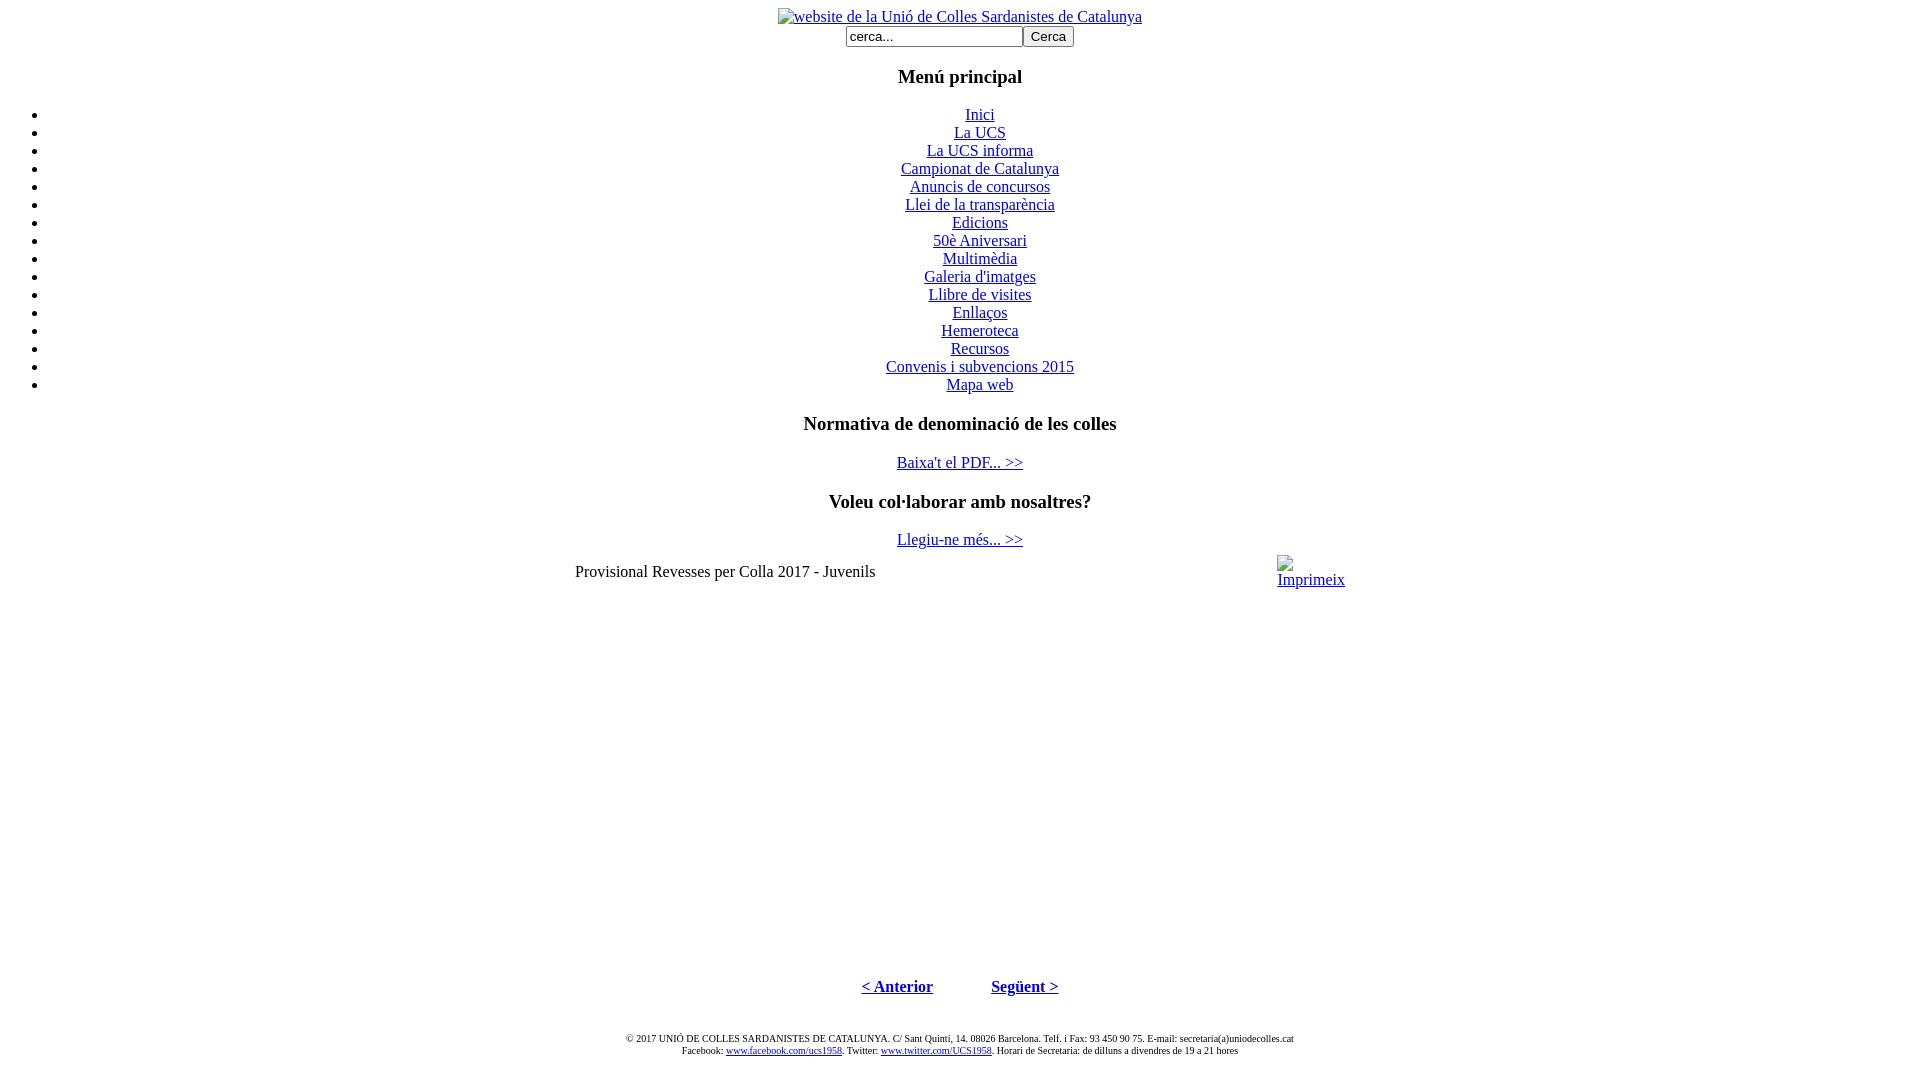 The image size is (1920, 1080). I want to click on 'Anuncis de concursos', so click(979, 186).